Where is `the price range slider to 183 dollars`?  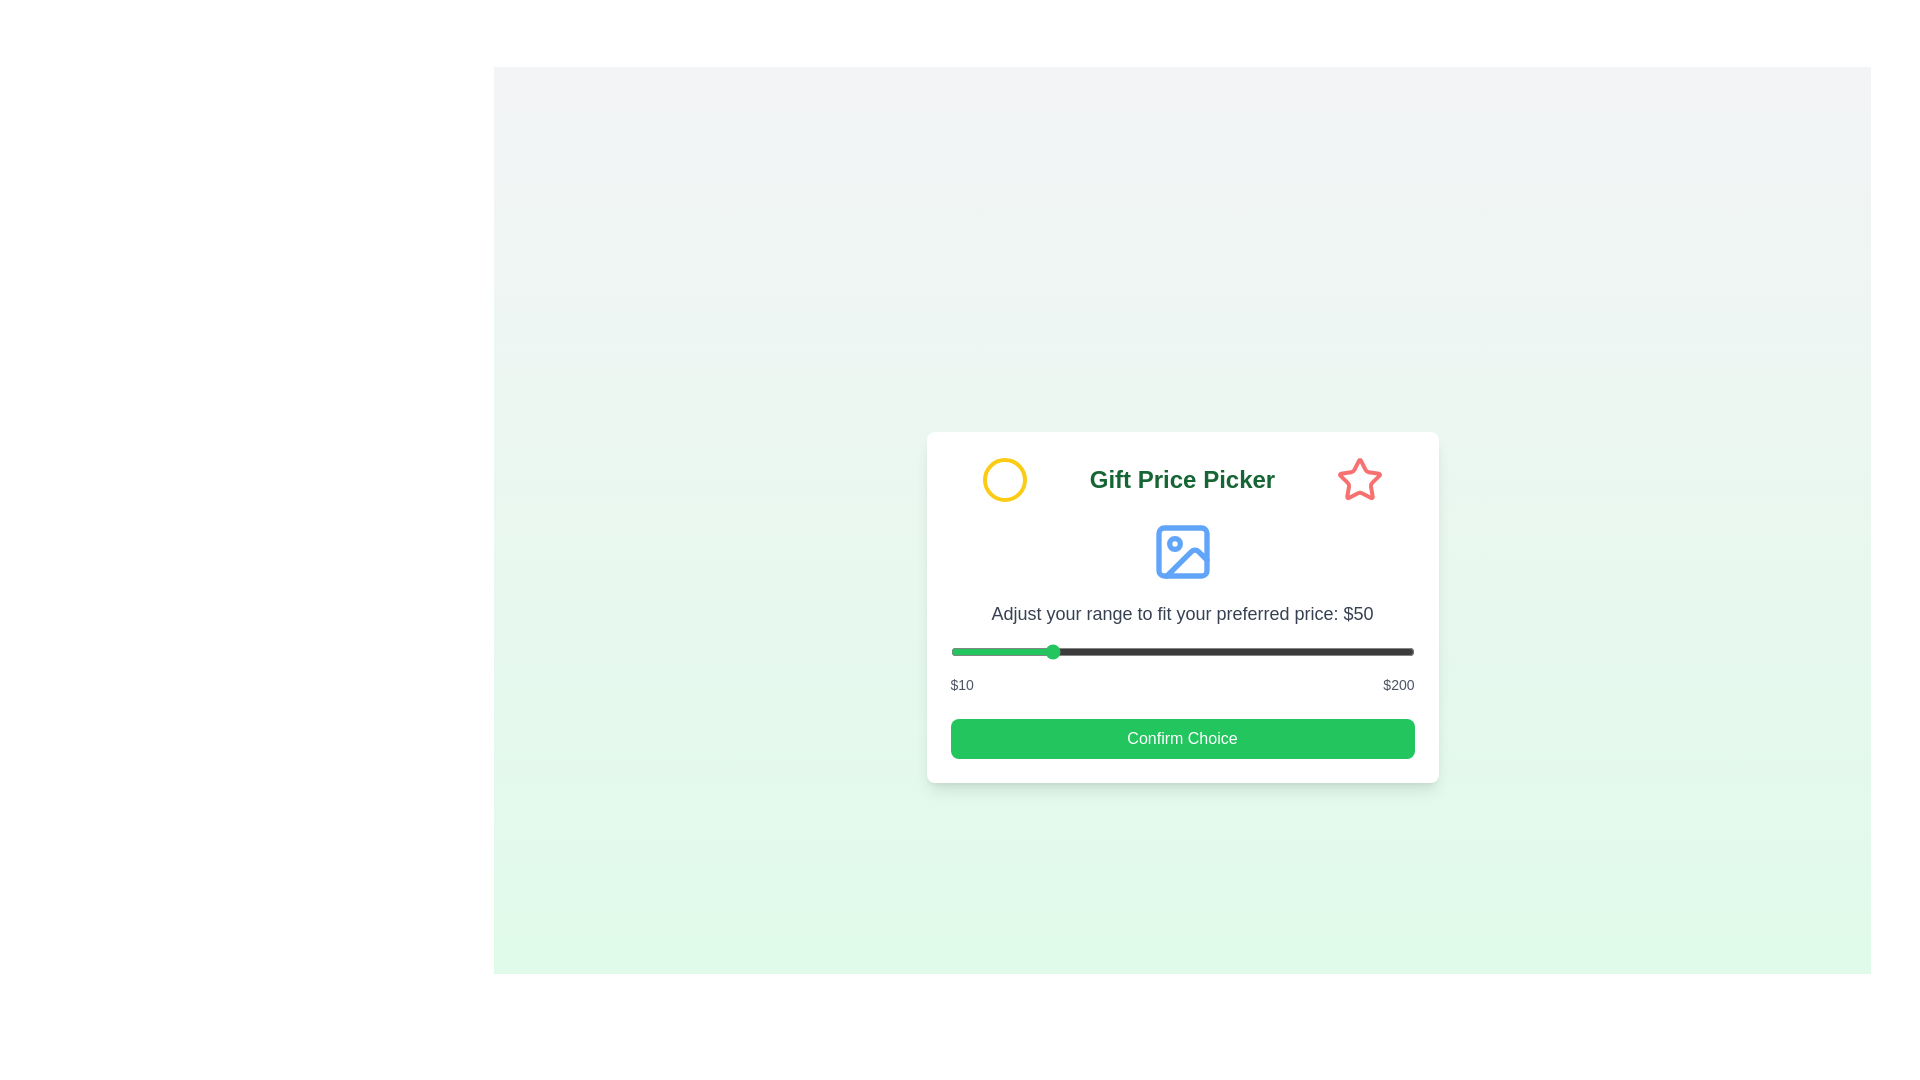
the price range slider to 183 dollars is located at coordinates (1371, 651).